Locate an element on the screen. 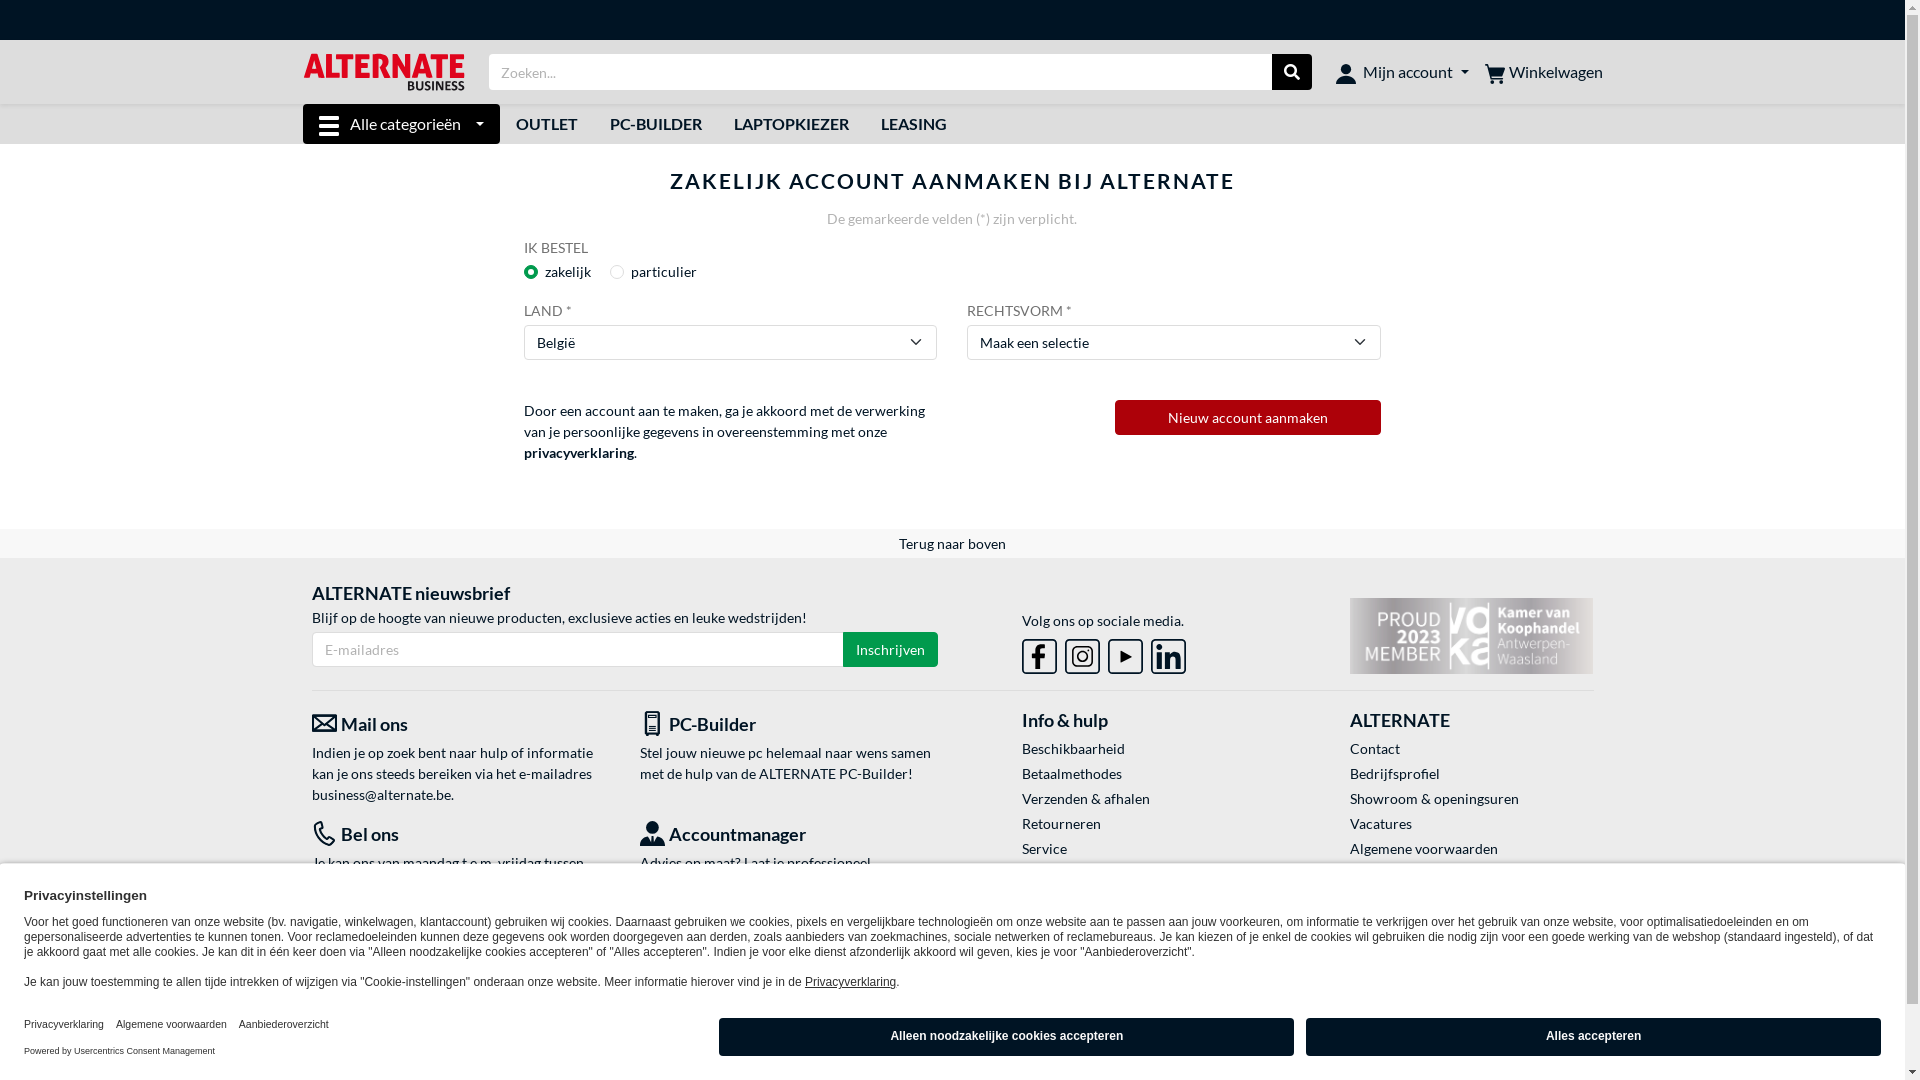 The height and width of the screenshot is (1080, 1920). 'Terug naar boven' is located at coordinates (951, 543).